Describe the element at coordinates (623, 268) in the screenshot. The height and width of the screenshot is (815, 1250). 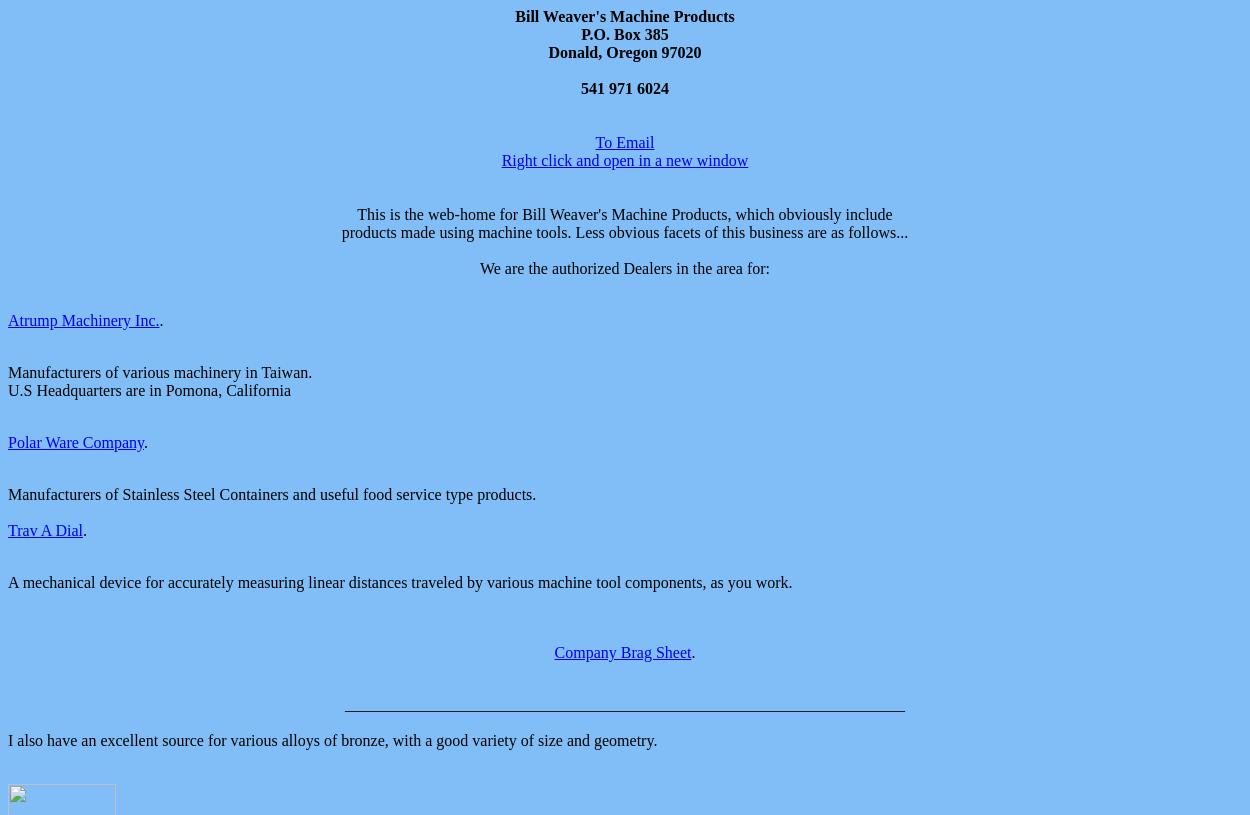
I see `'We are the authorized Dealers in the area for:'` at that location.